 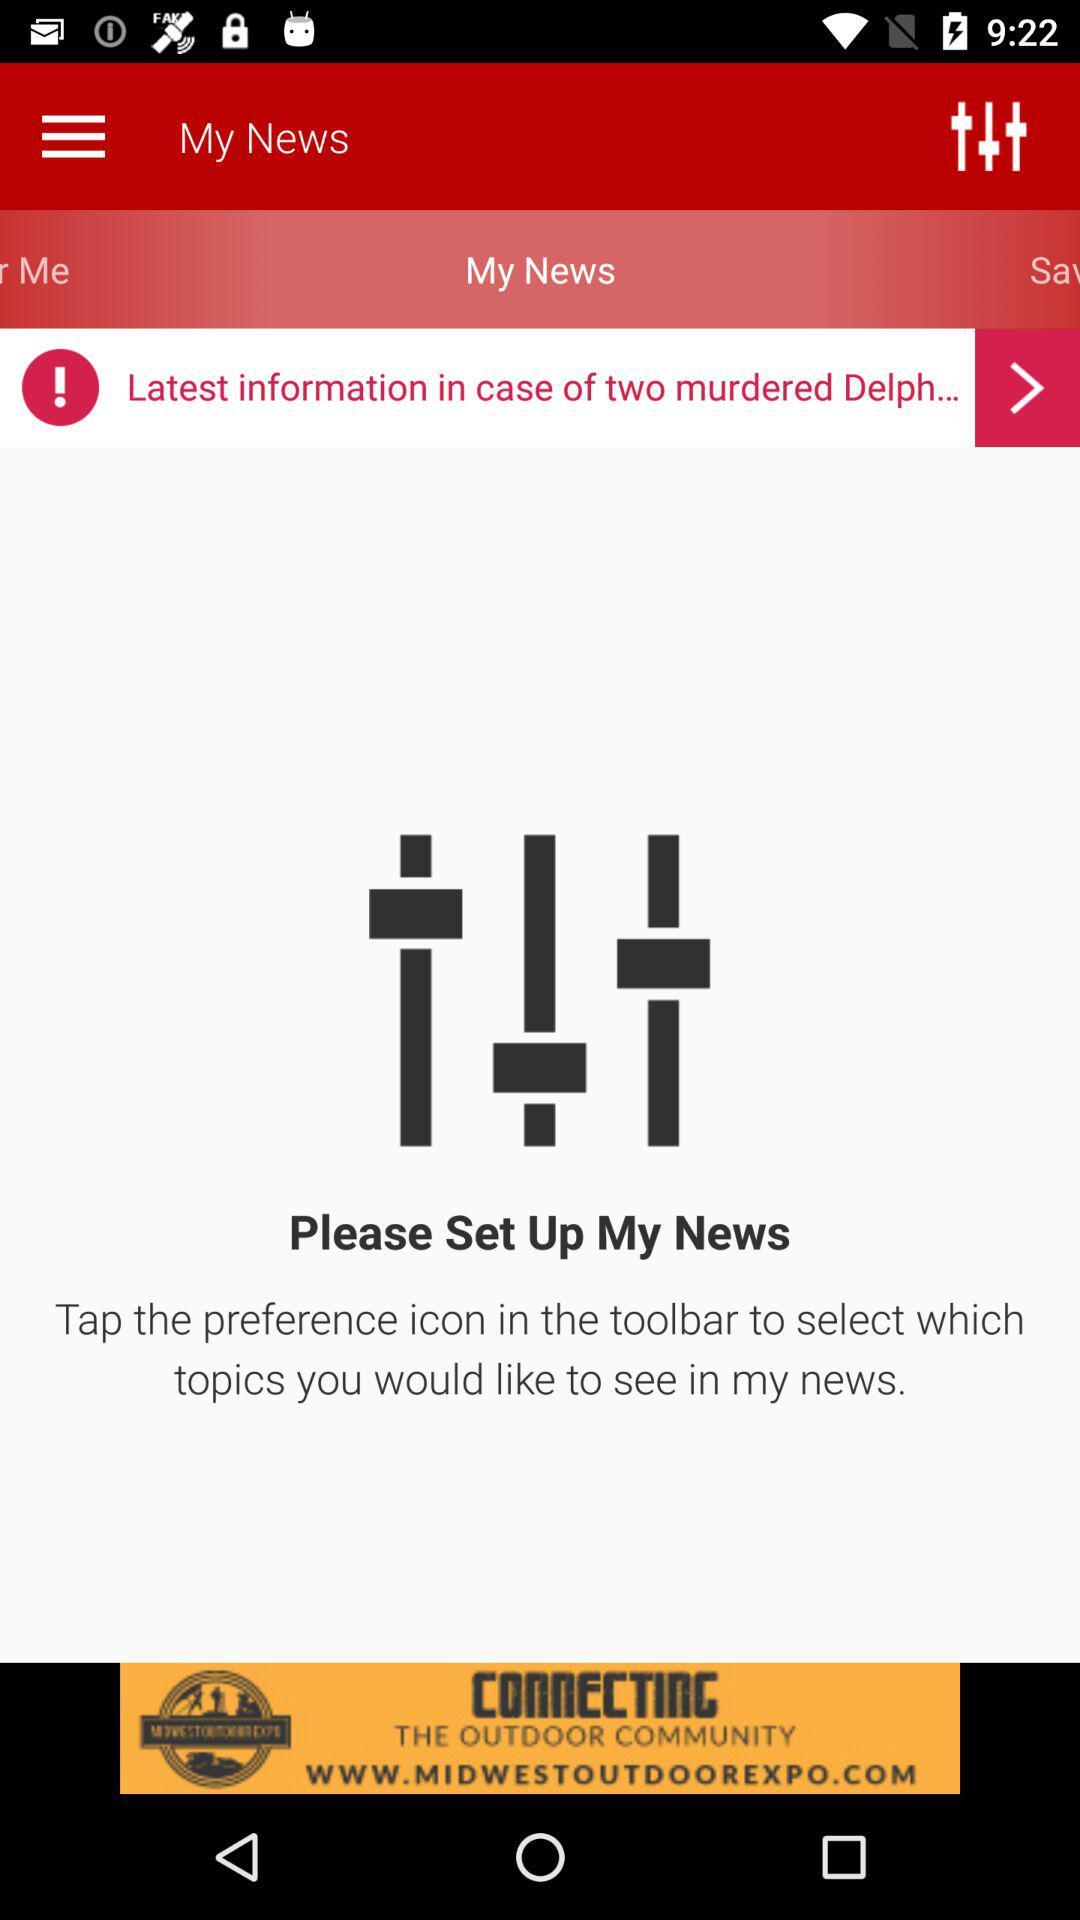 What do you see at coordinates (540, 1727) in the screenshot?
I see `advertisement page` at bounding box center [540, 1727].